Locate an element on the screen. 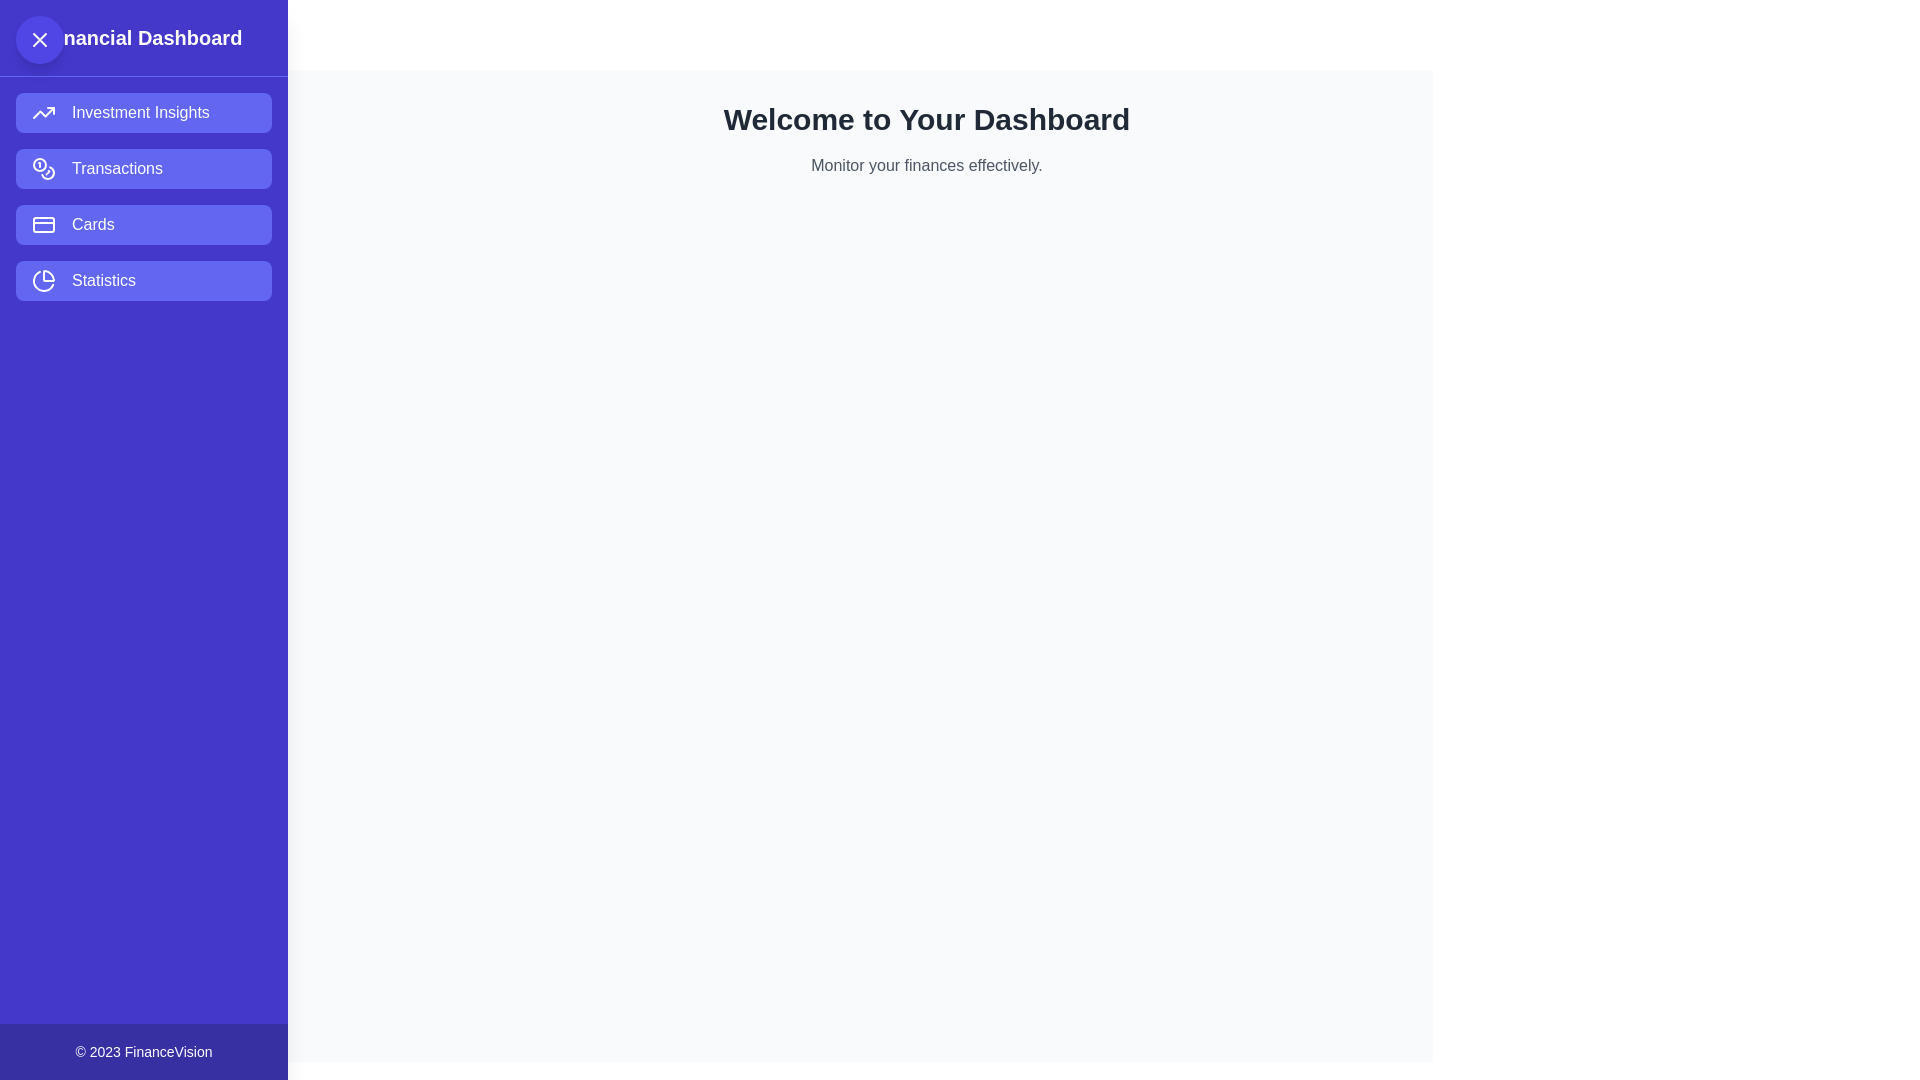 The height and width of the screenshot is (1080, 1920). the circular icon button with a cross symbol inside, styled with a purple background is located at coordinates (39, 39).